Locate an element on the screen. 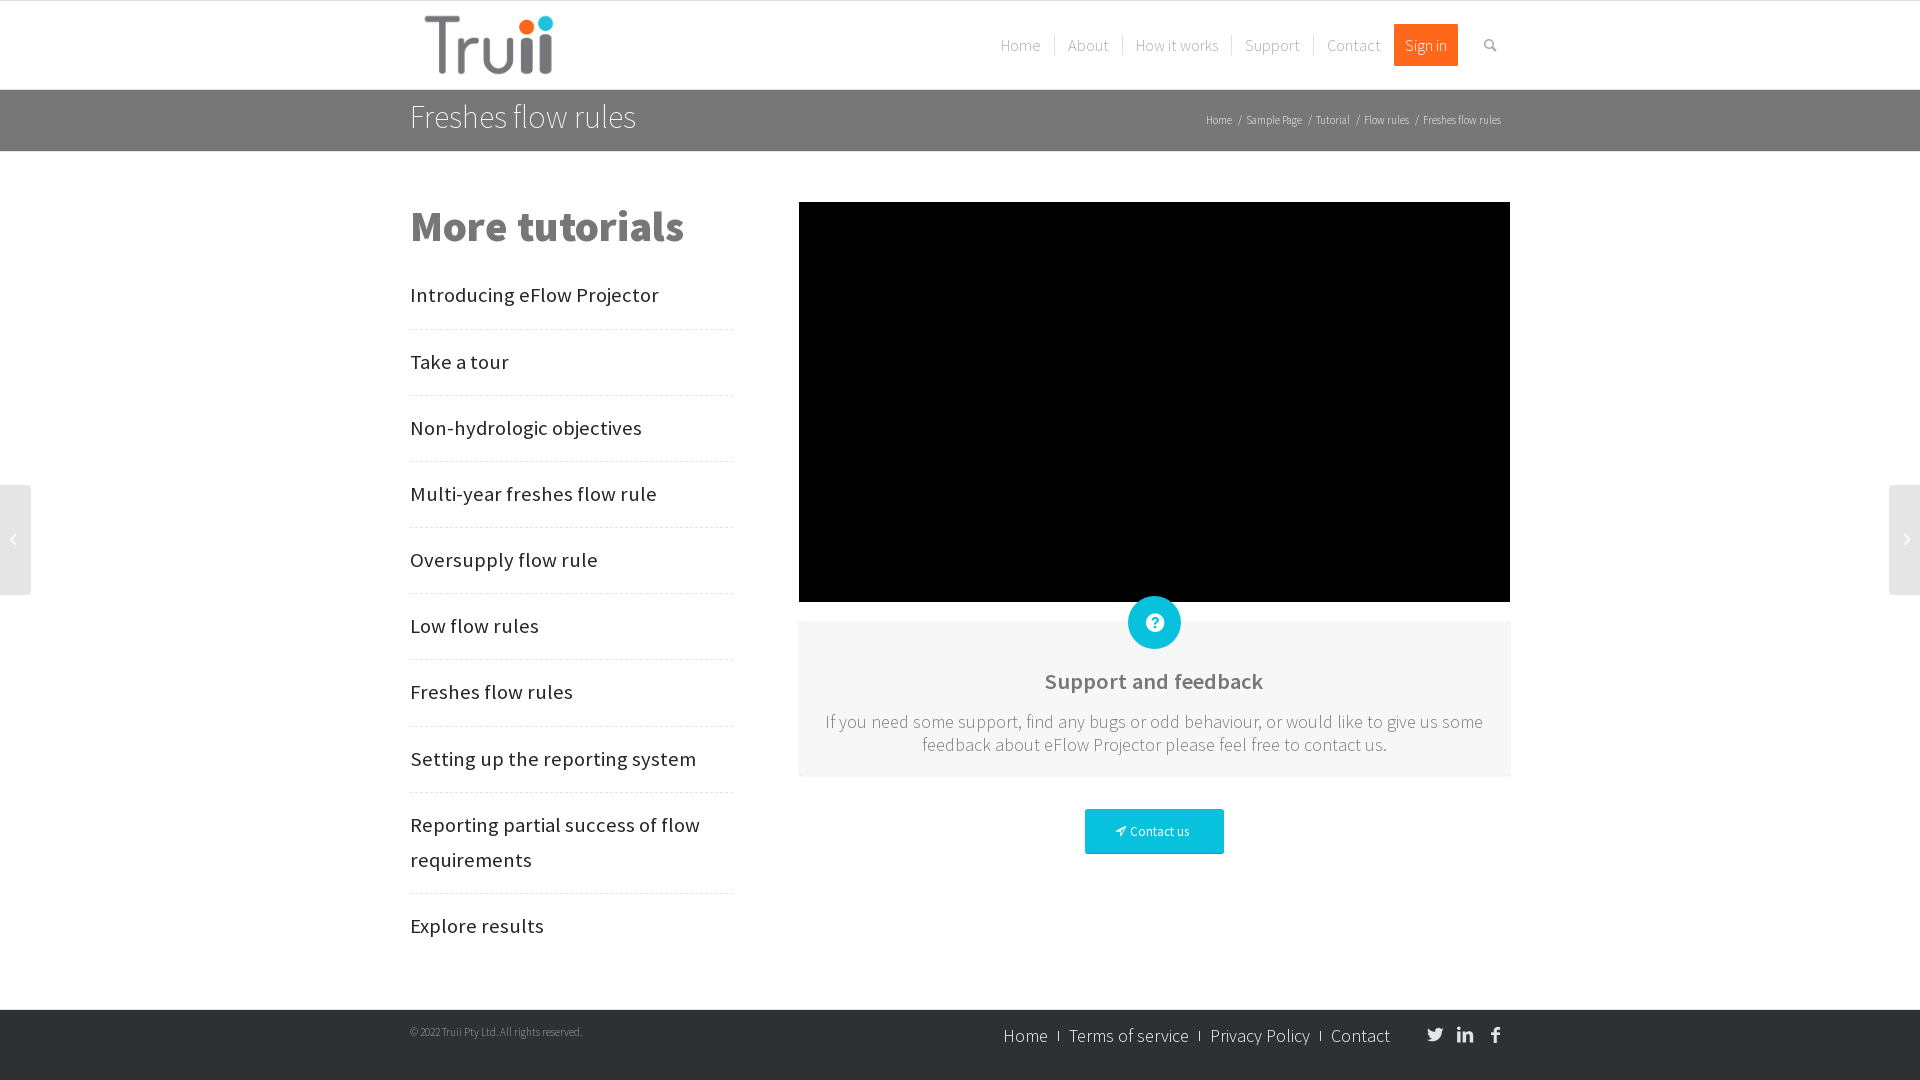 The height and width of the screenshot is (1080, 1920). 'Privacy Policy' is located at coordinates (1258, 1035).